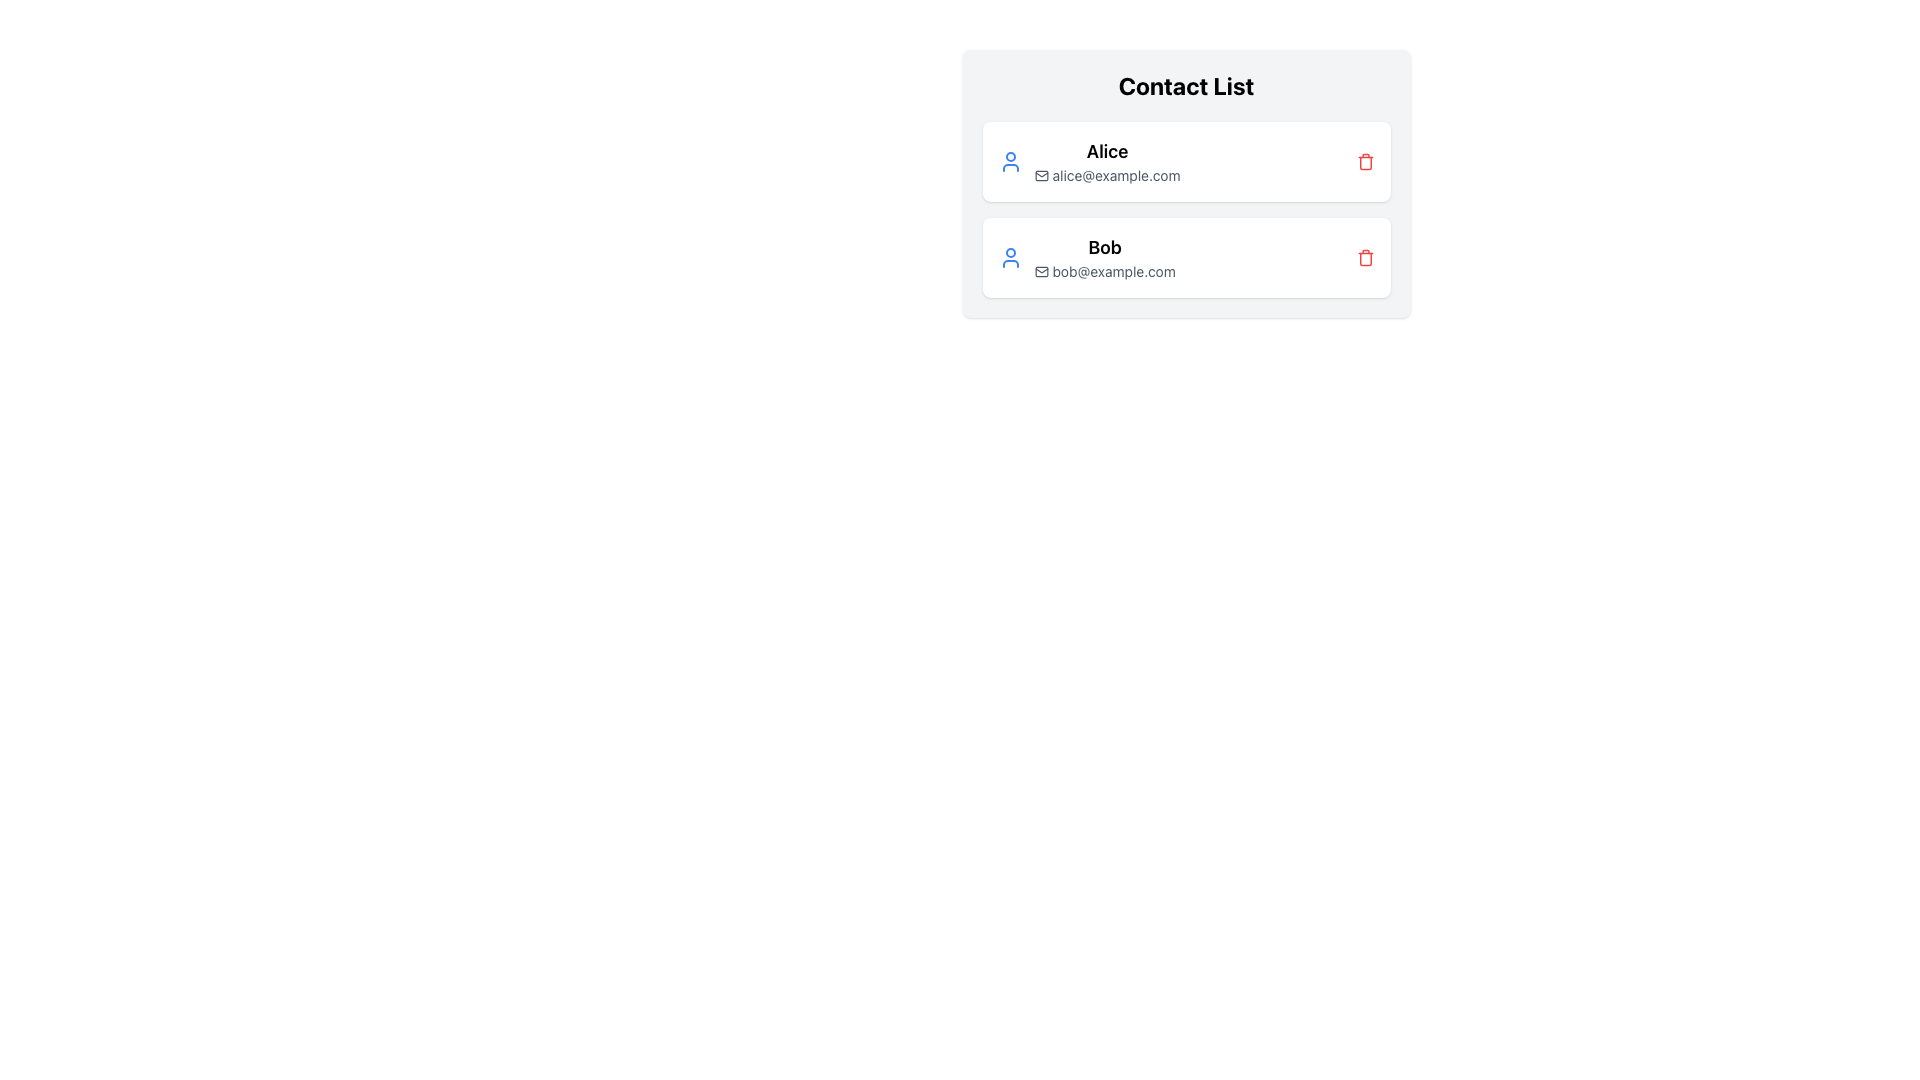  I want to click on the email address text associated with the contact 'Alice', which is located in the first card of the contact list interface, directly below the label 'Alice' and next to the mail icon, so click(1106, 175).